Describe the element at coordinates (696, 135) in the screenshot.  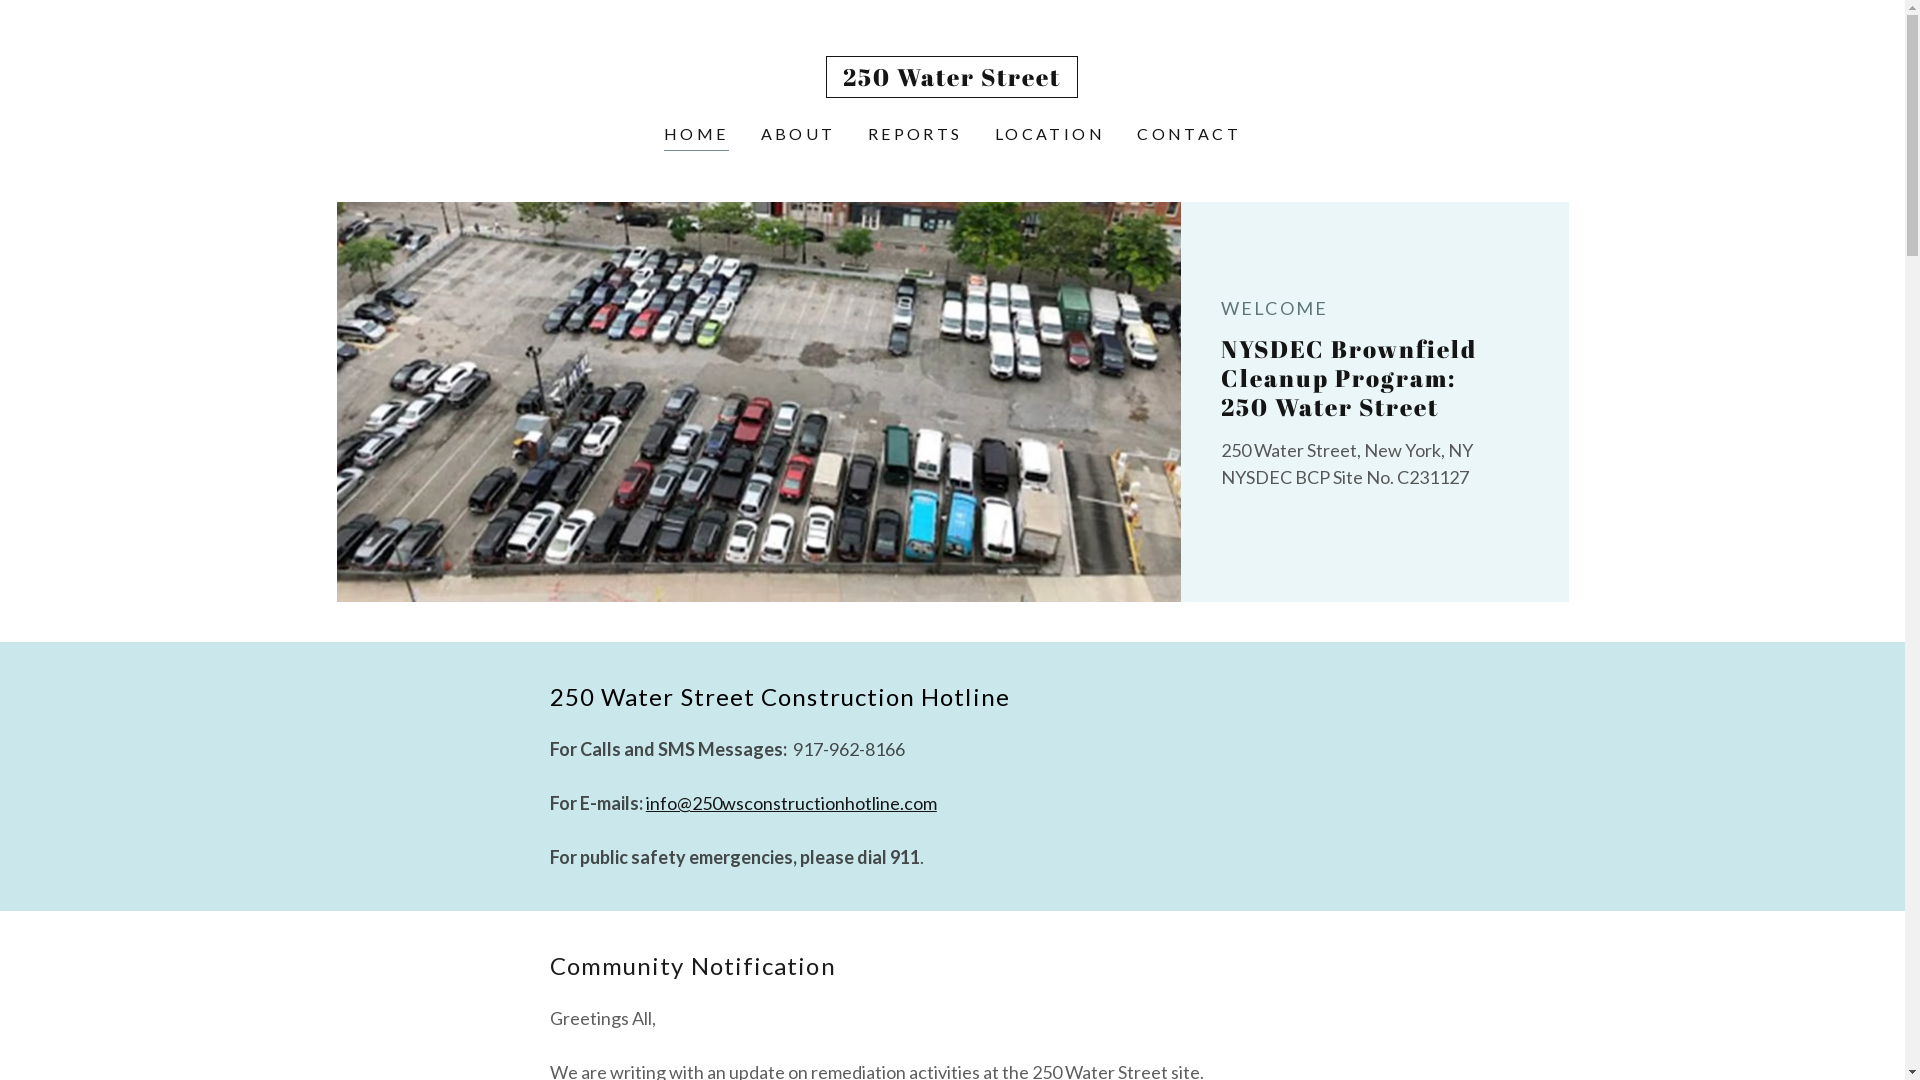
I see `'HOME'` at that location.